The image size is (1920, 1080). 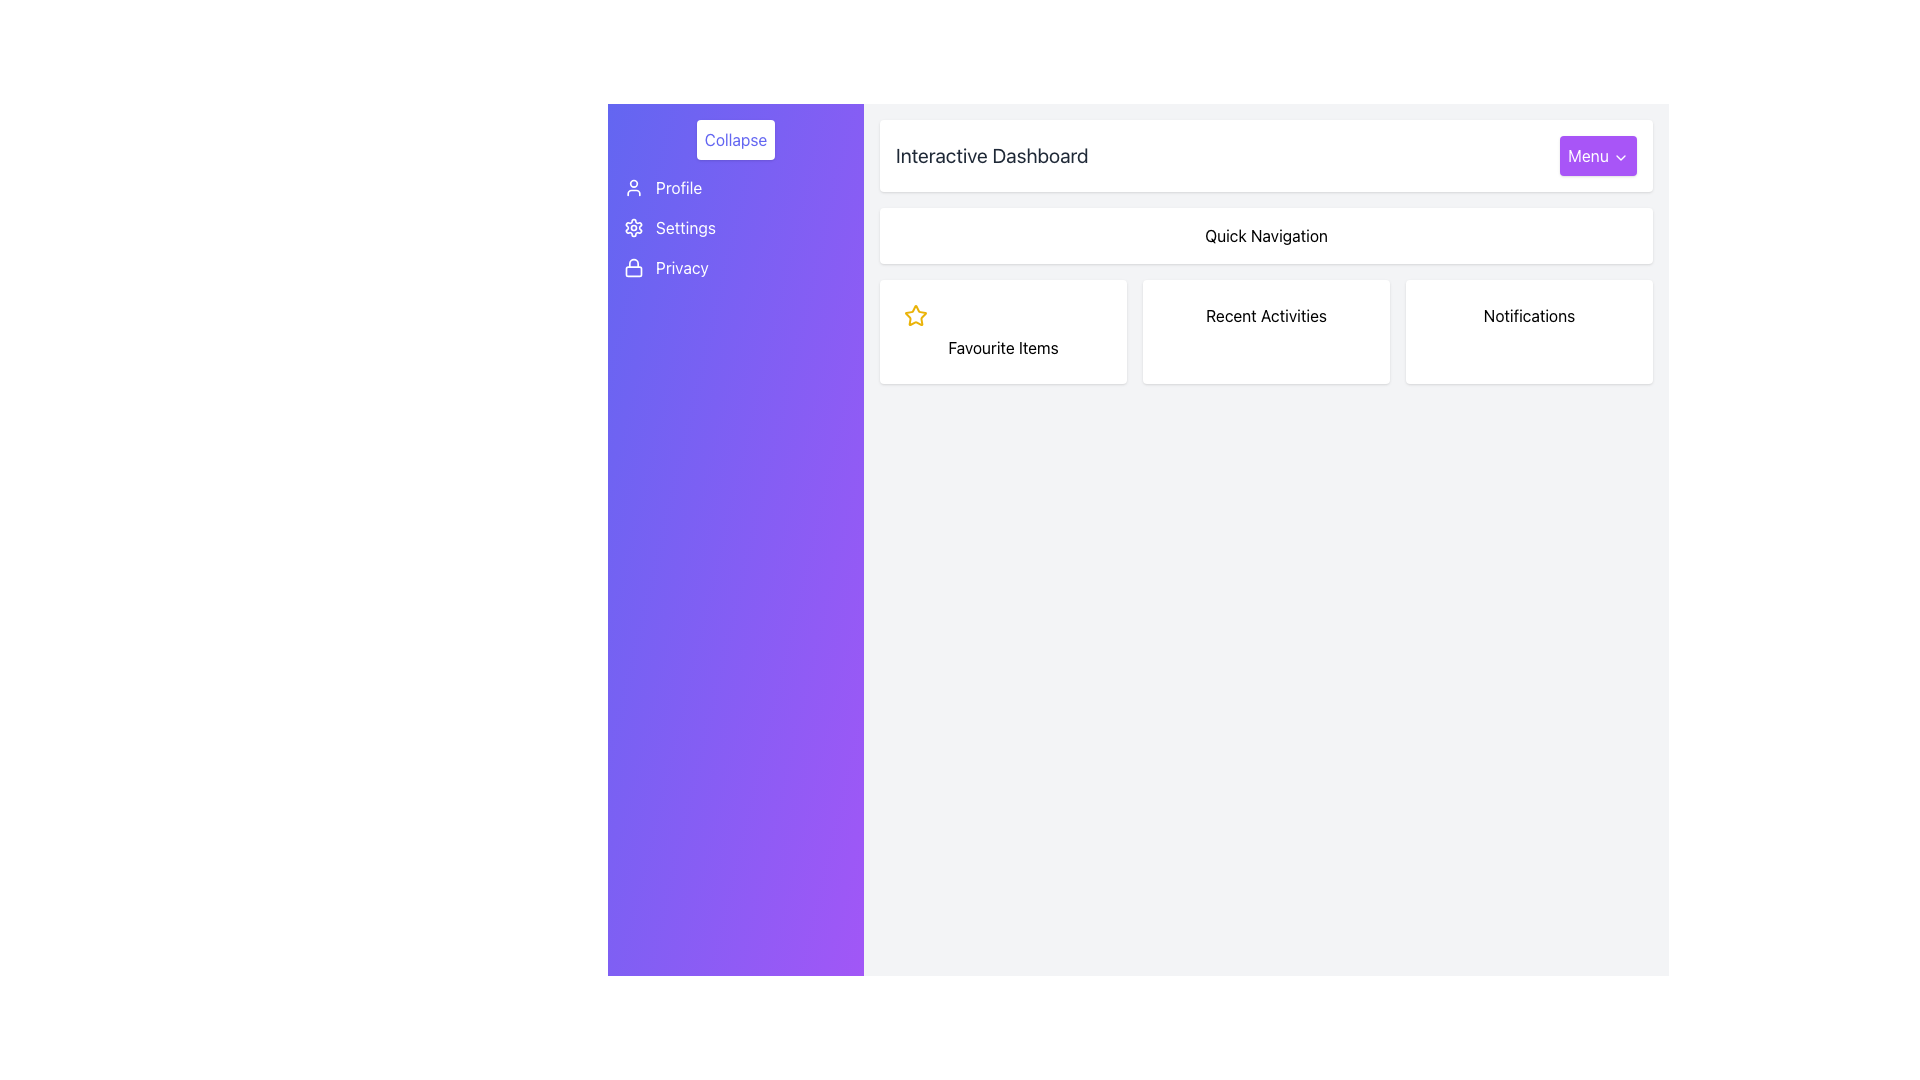 I want to click on the star-shaped icon with a yellow outline located inside the 'Favourite Items' card in the left column under 'Quick Navigation', so click(x=915, y=315).